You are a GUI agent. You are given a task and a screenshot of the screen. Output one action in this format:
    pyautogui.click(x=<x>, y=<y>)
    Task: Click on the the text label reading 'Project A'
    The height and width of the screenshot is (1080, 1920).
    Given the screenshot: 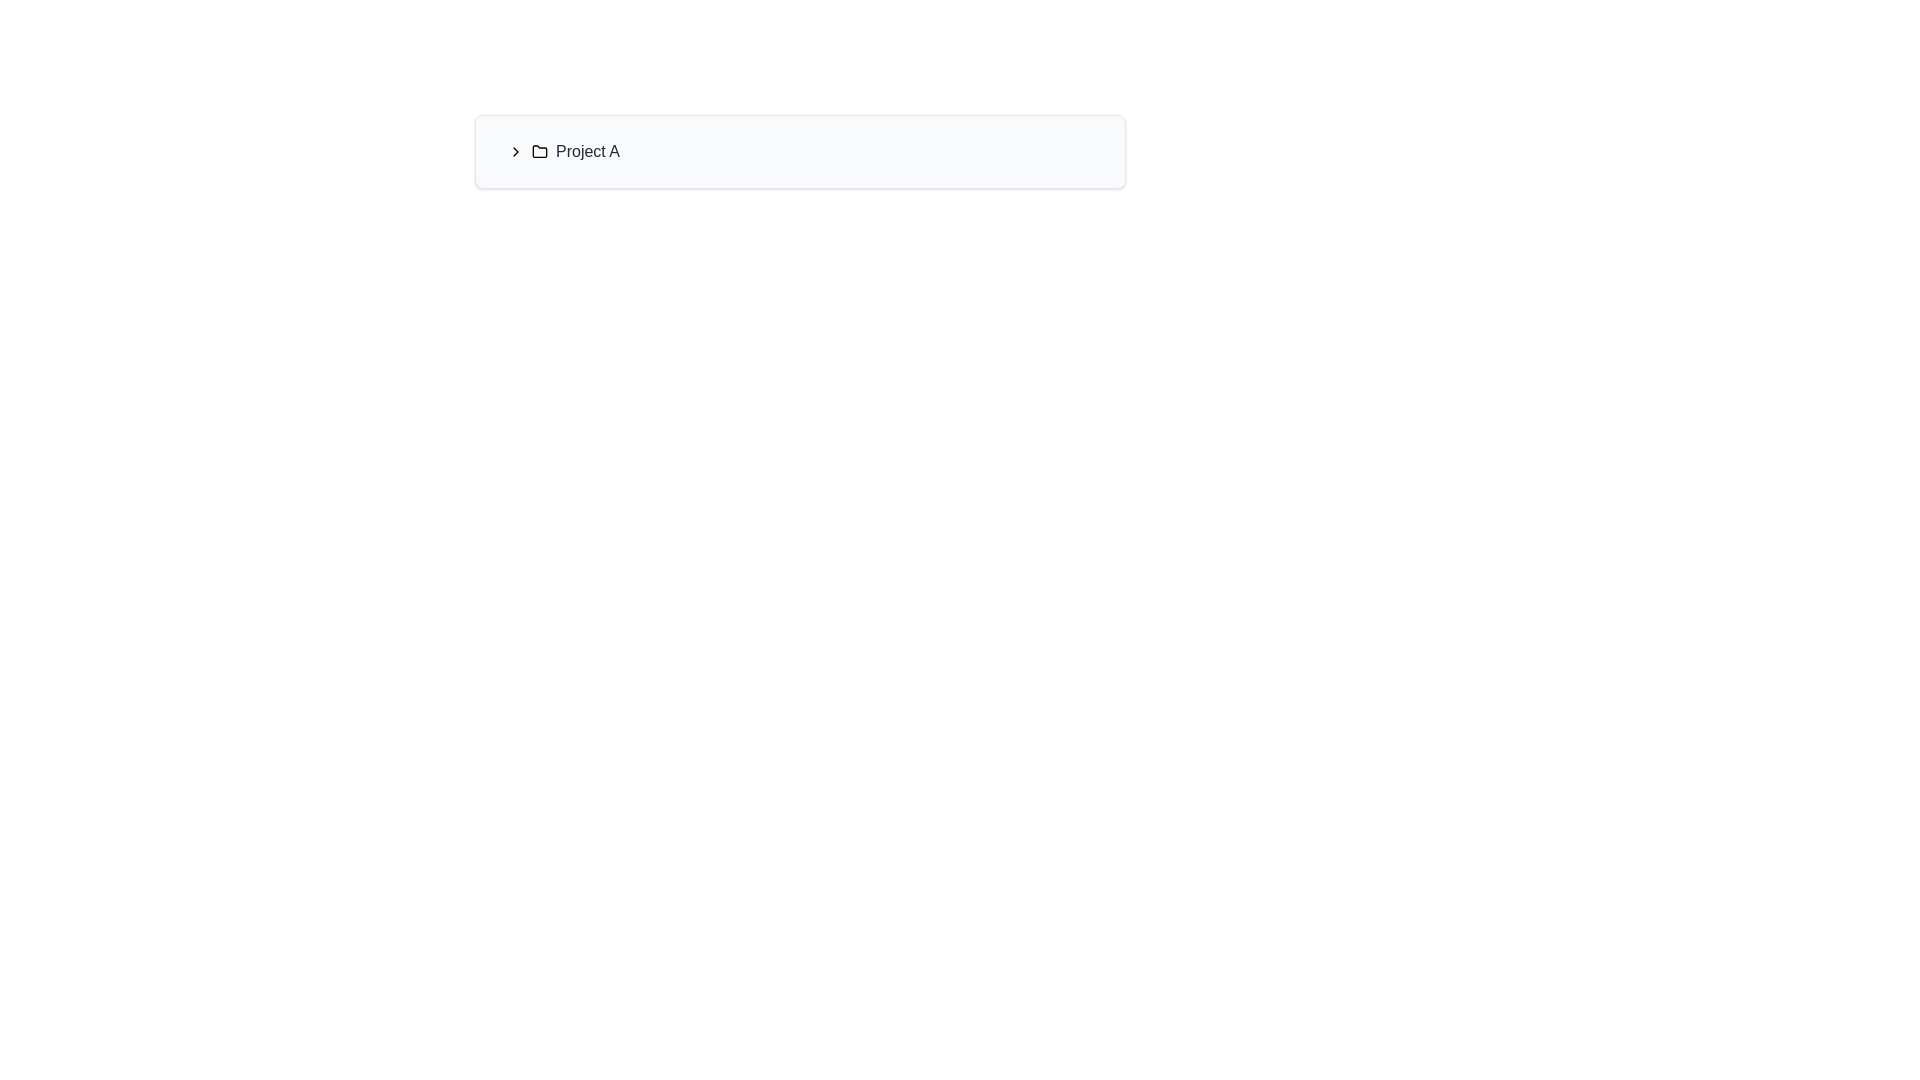 What is the action you would take?
    pyautogui.click(x=587, y=150)
    